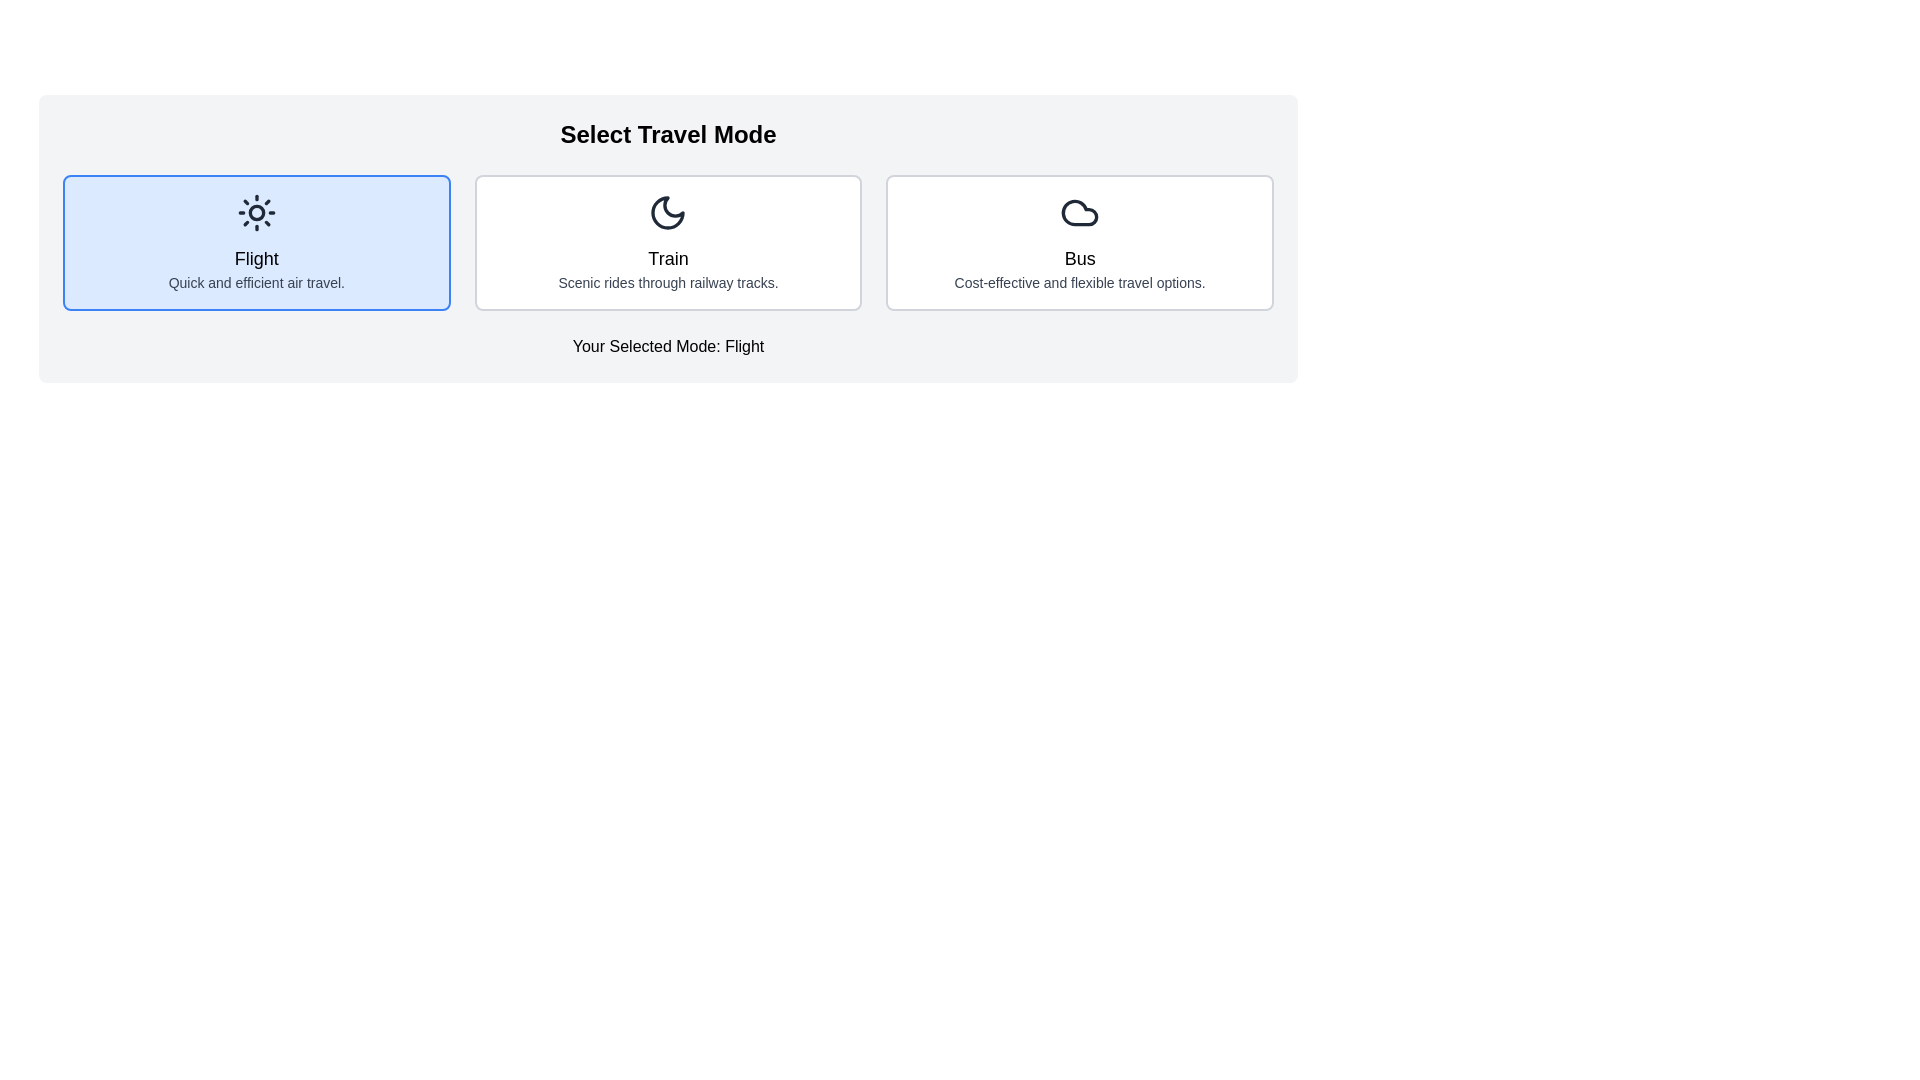 This screenshot has width=1920, height=1080. What do you see at coordinates (668, 135) in the screenshot?
I see `the text label that introduces the section for selecting travel modes, located centrally above the options for 'Flight', 'Train', and 'Bus'` at bounding box center [668, 135].